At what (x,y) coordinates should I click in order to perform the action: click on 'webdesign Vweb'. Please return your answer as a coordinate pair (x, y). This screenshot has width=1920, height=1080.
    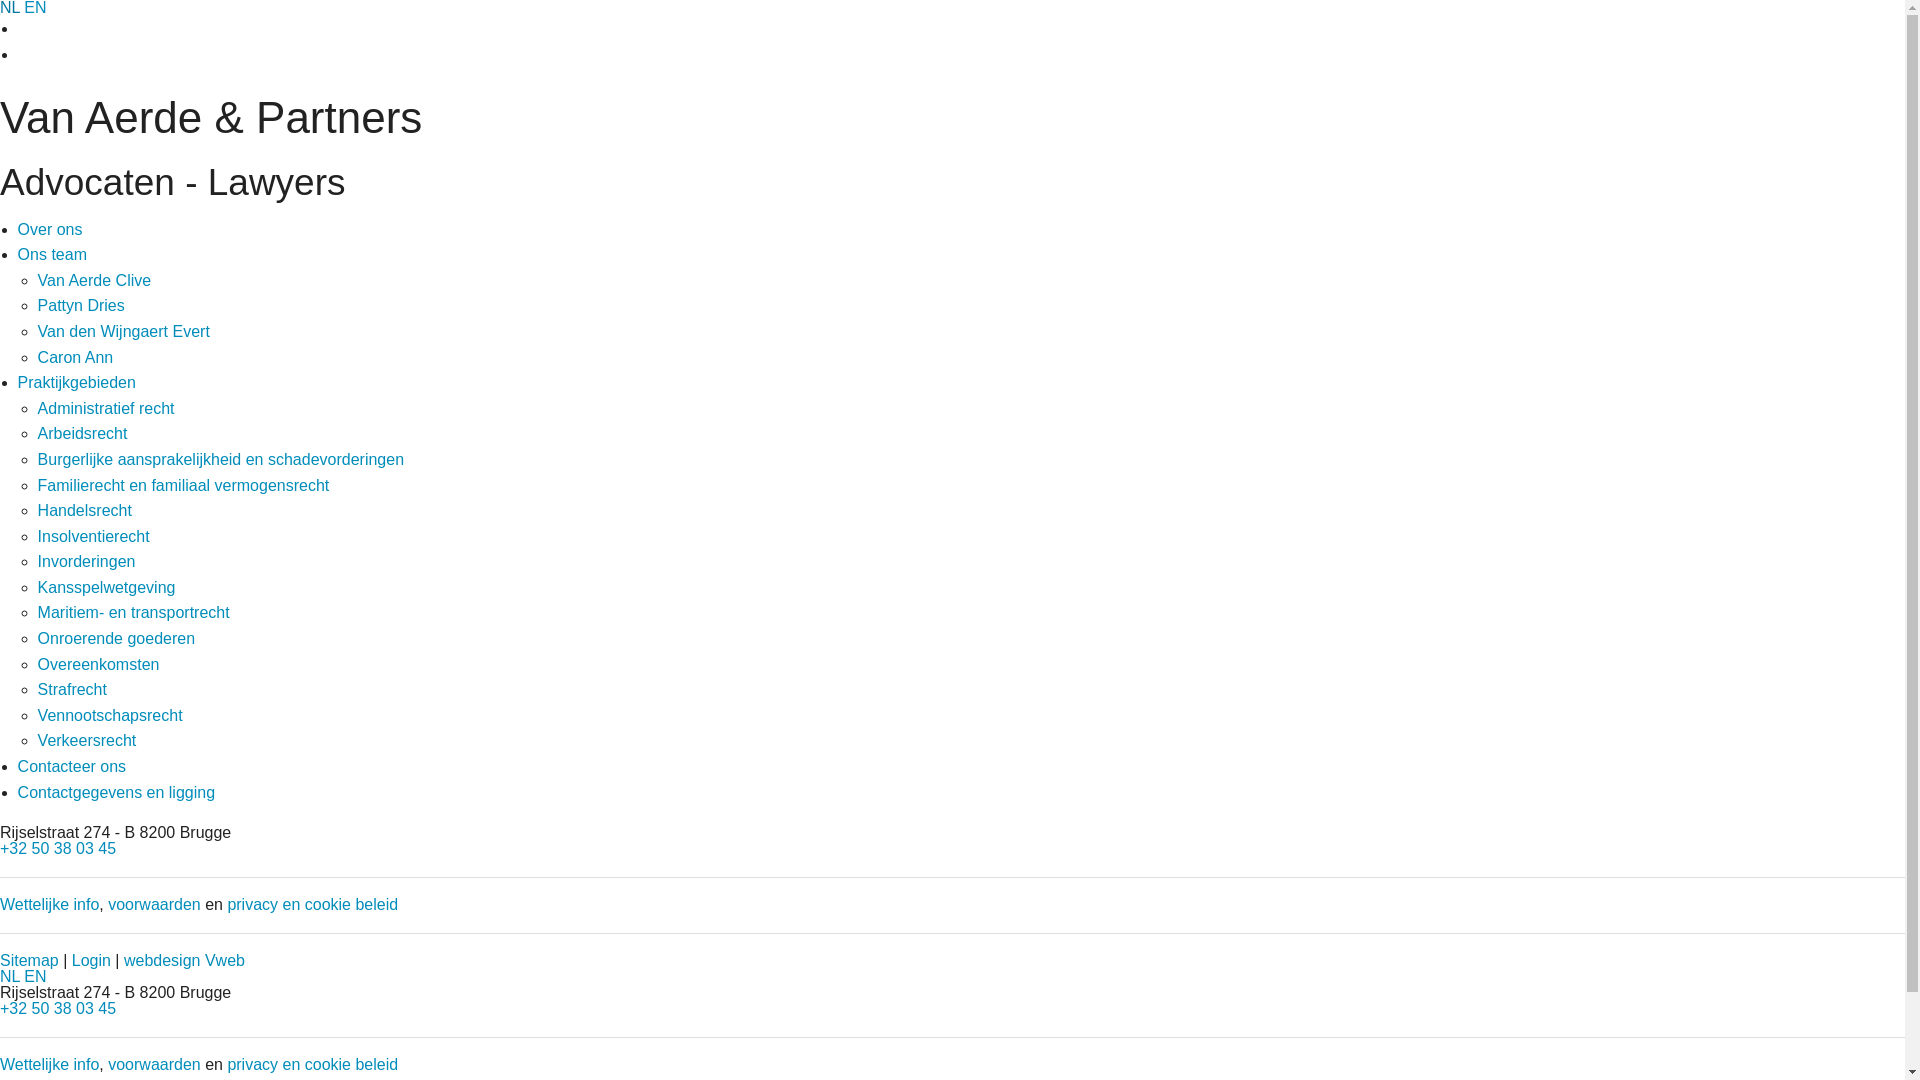
    Looking at the image, I should click on (184, 959).